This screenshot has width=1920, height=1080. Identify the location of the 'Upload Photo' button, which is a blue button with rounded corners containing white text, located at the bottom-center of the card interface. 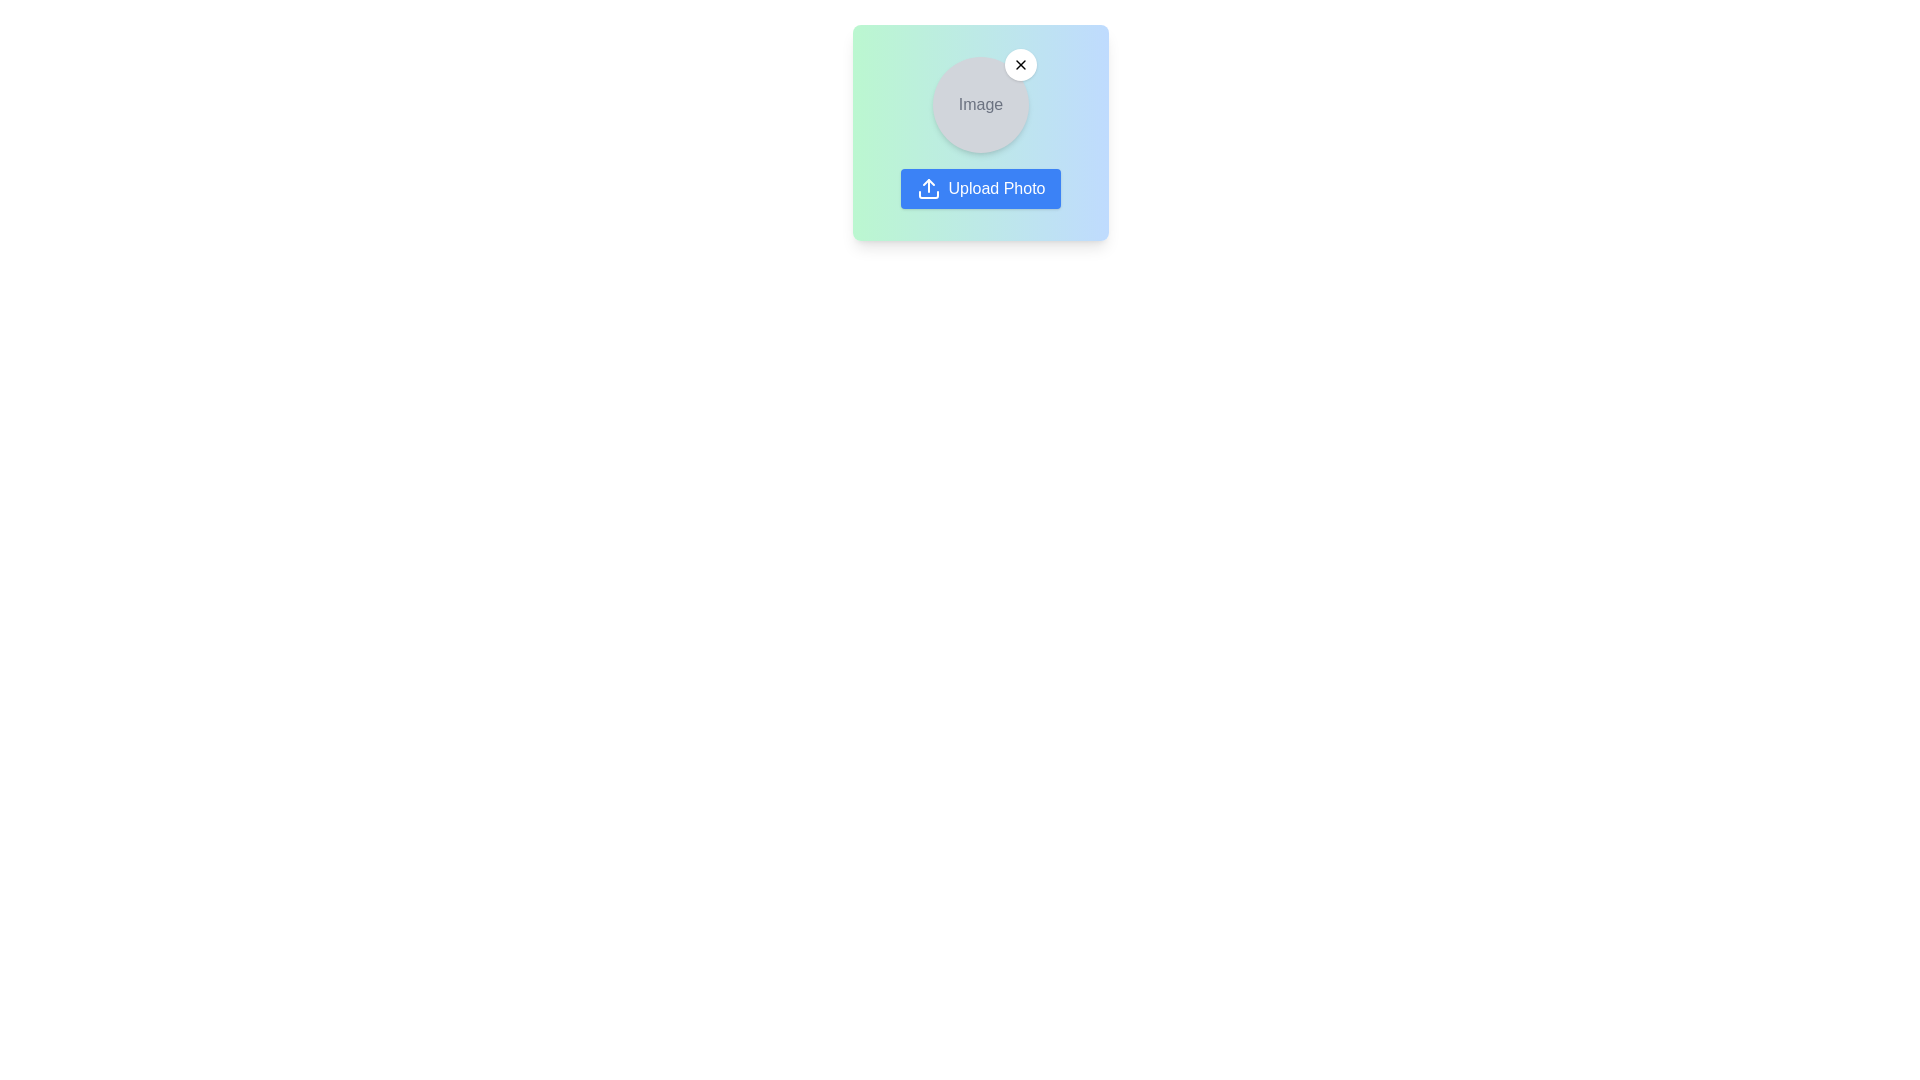
(997, 189).